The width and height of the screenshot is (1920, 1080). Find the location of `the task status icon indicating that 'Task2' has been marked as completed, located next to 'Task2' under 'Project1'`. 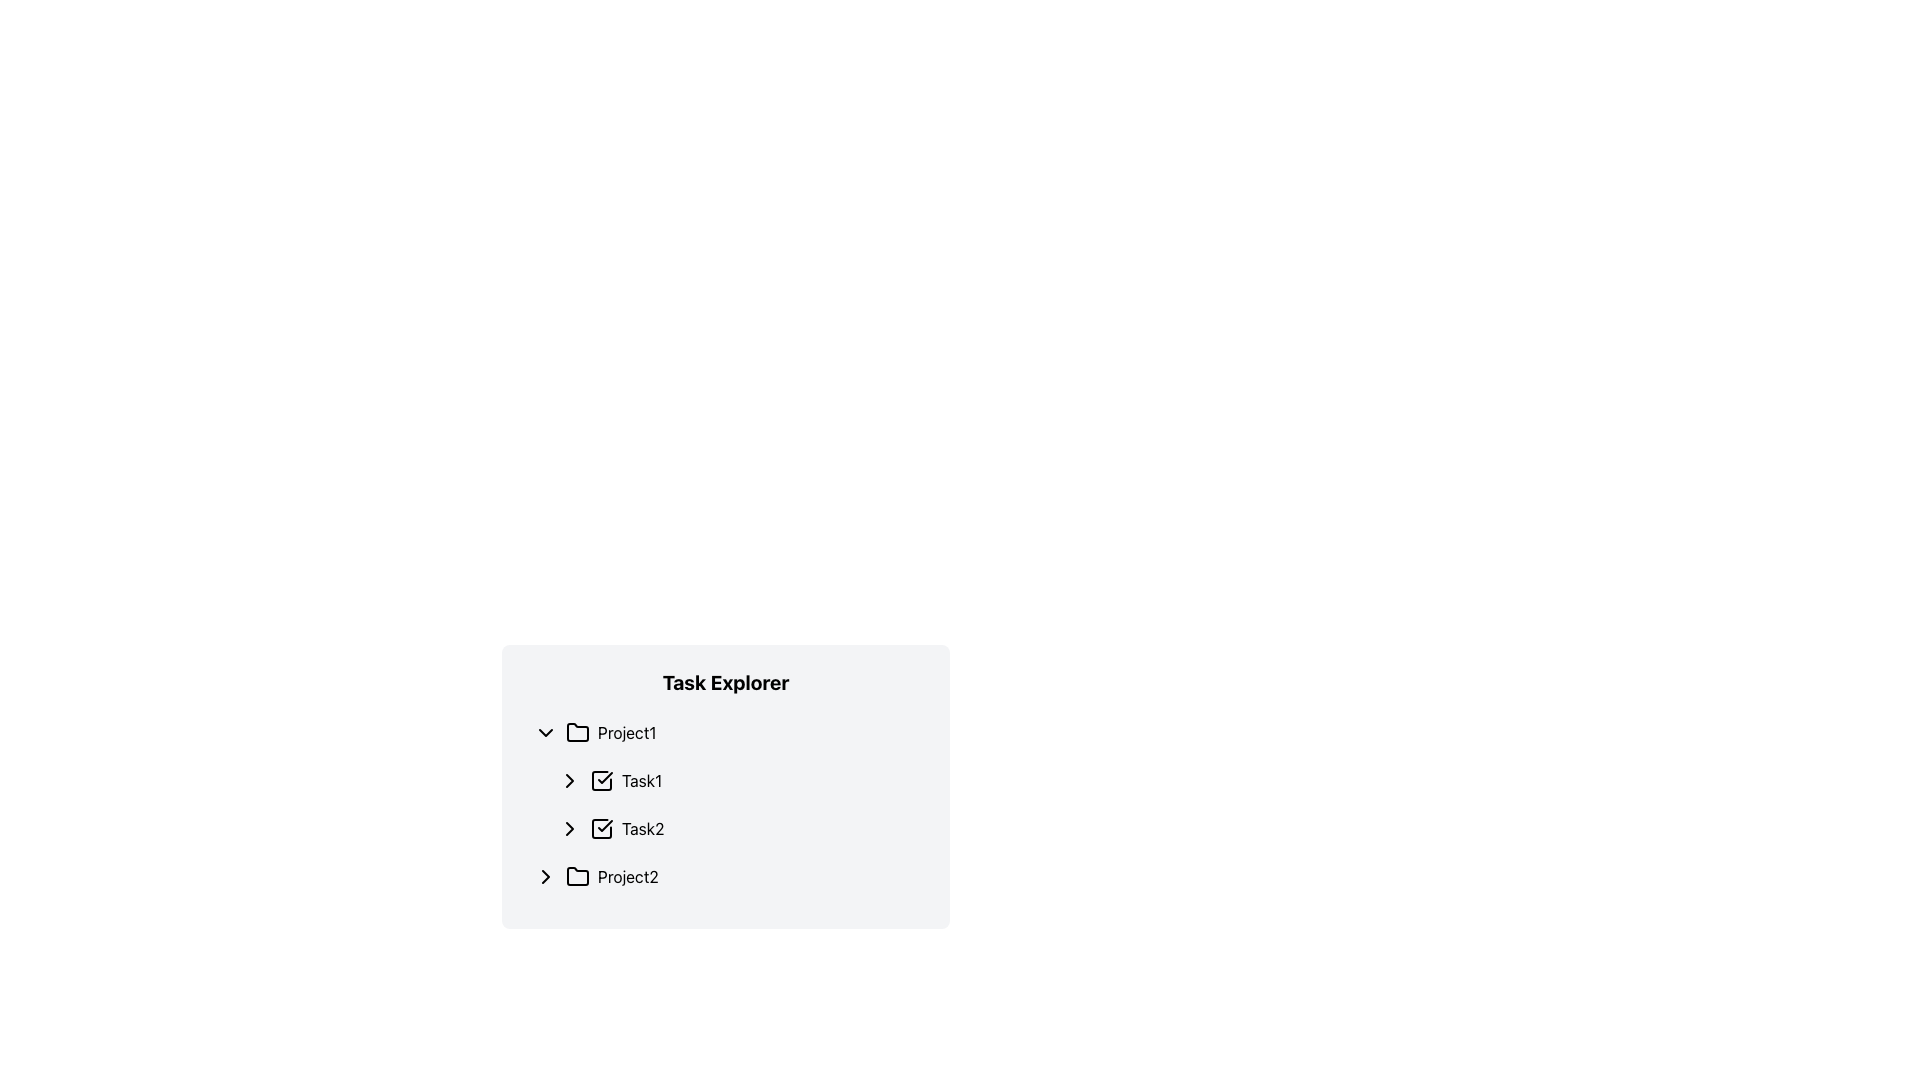

the task status icon indicating that 'Task2' has been marked as completed, located next to 'Task2' under 'Project1' is located at coordinates (600, 829).